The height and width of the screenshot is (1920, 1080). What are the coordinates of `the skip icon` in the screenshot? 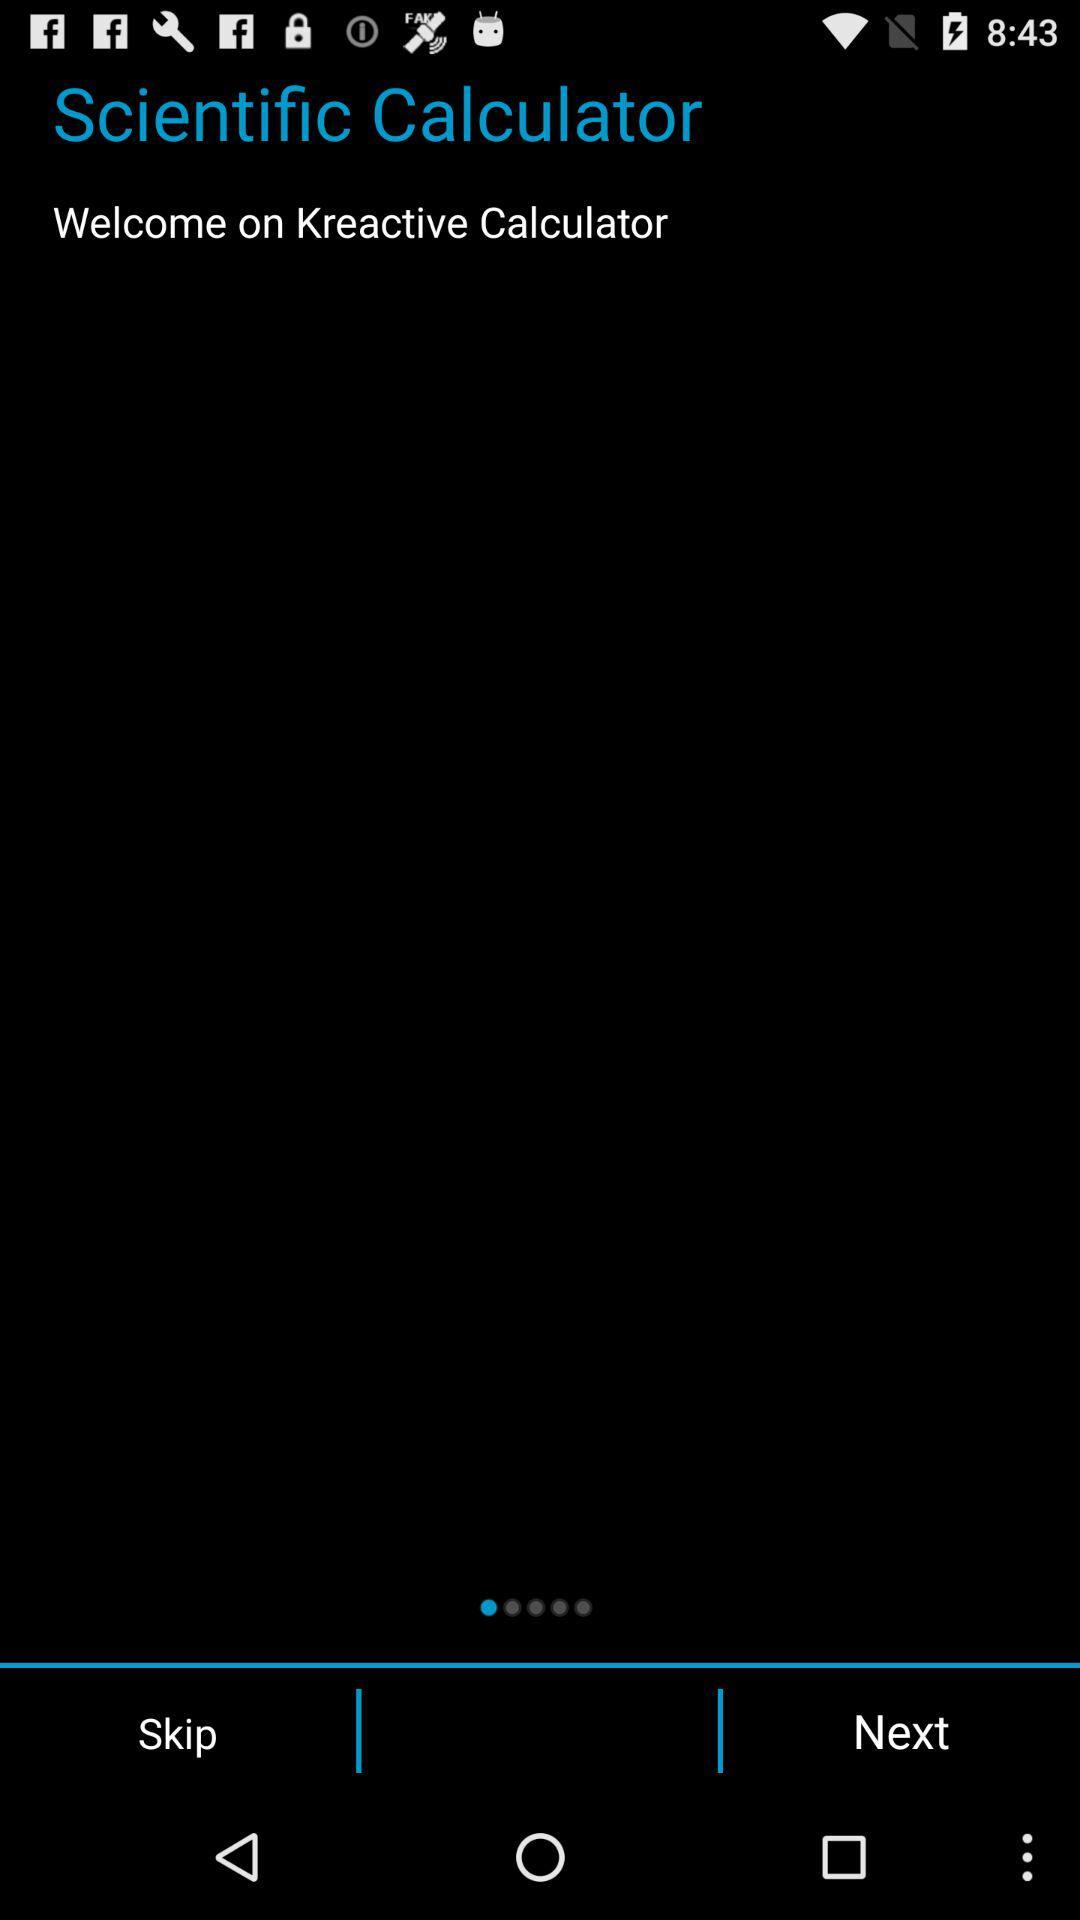 It's located at (177, 1730).